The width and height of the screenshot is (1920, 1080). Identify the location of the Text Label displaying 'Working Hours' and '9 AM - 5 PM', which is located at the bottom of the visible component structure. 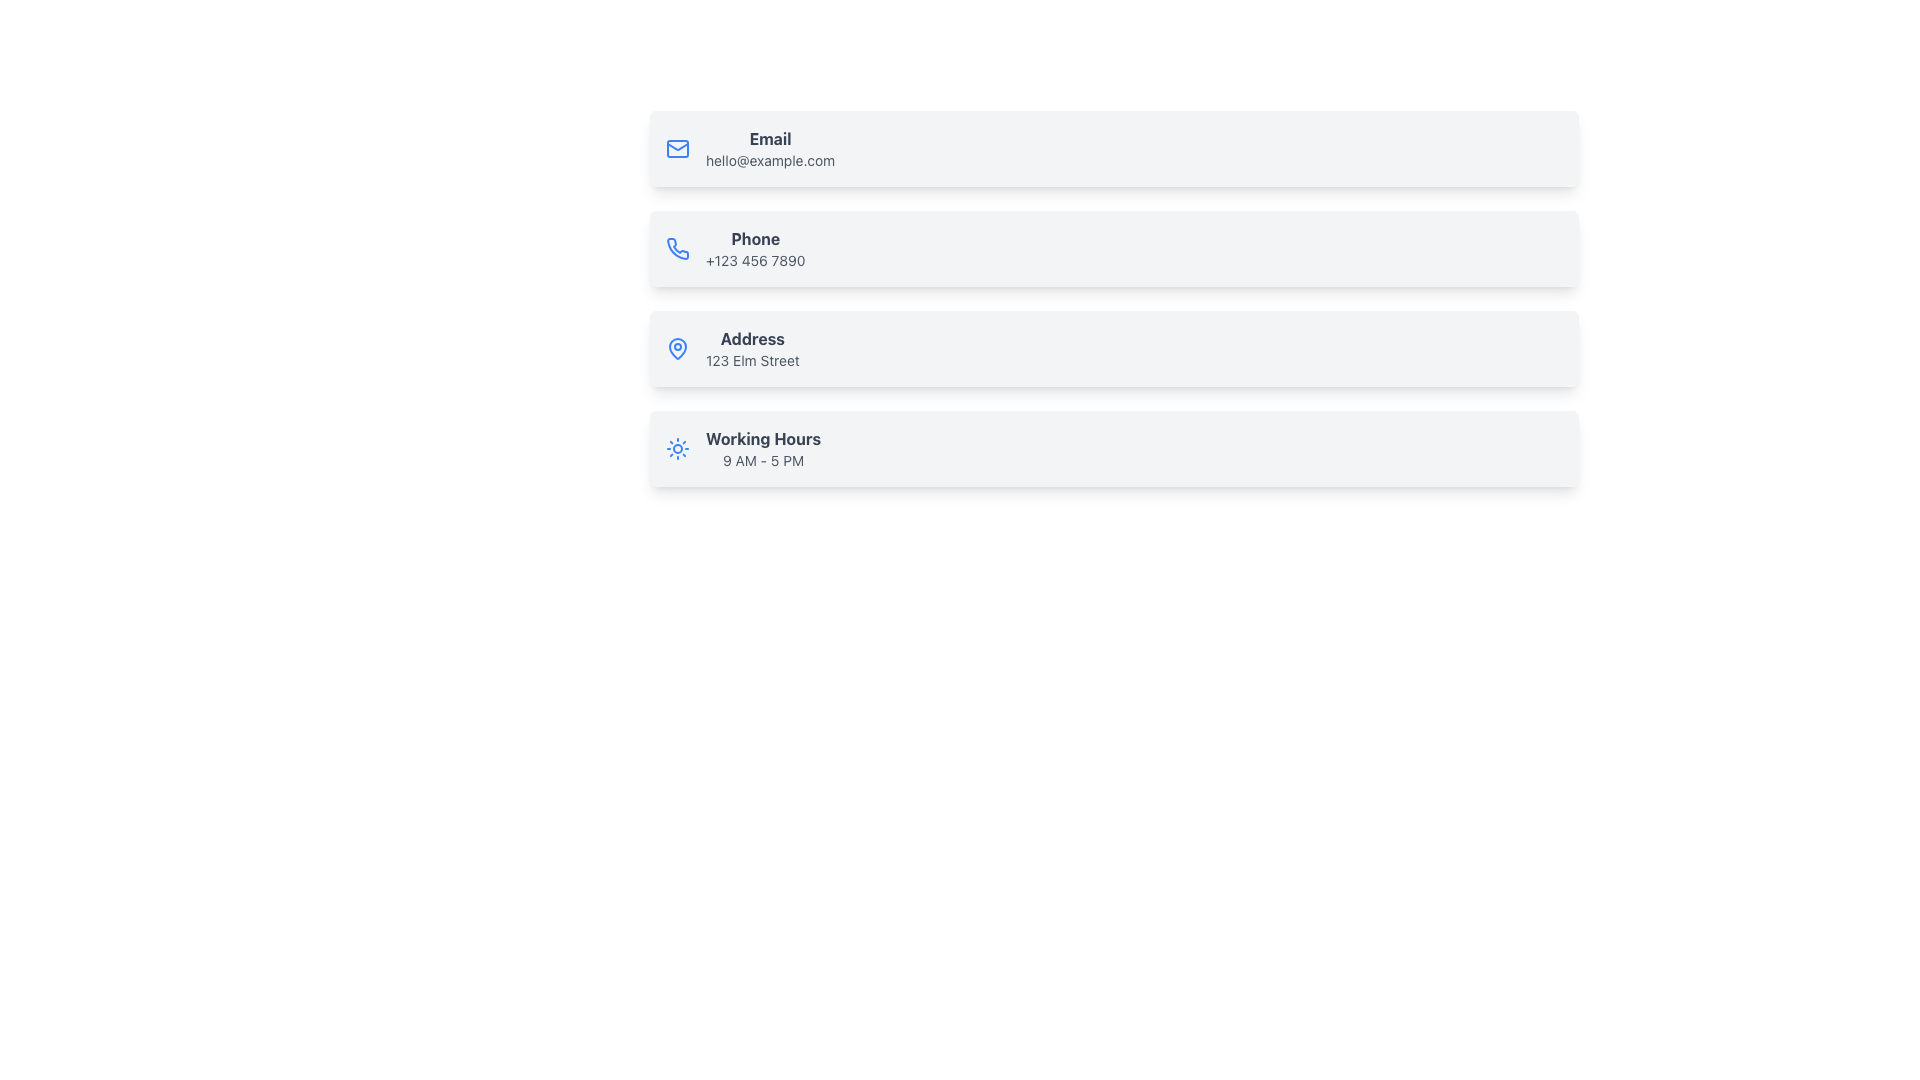
(762, 447).